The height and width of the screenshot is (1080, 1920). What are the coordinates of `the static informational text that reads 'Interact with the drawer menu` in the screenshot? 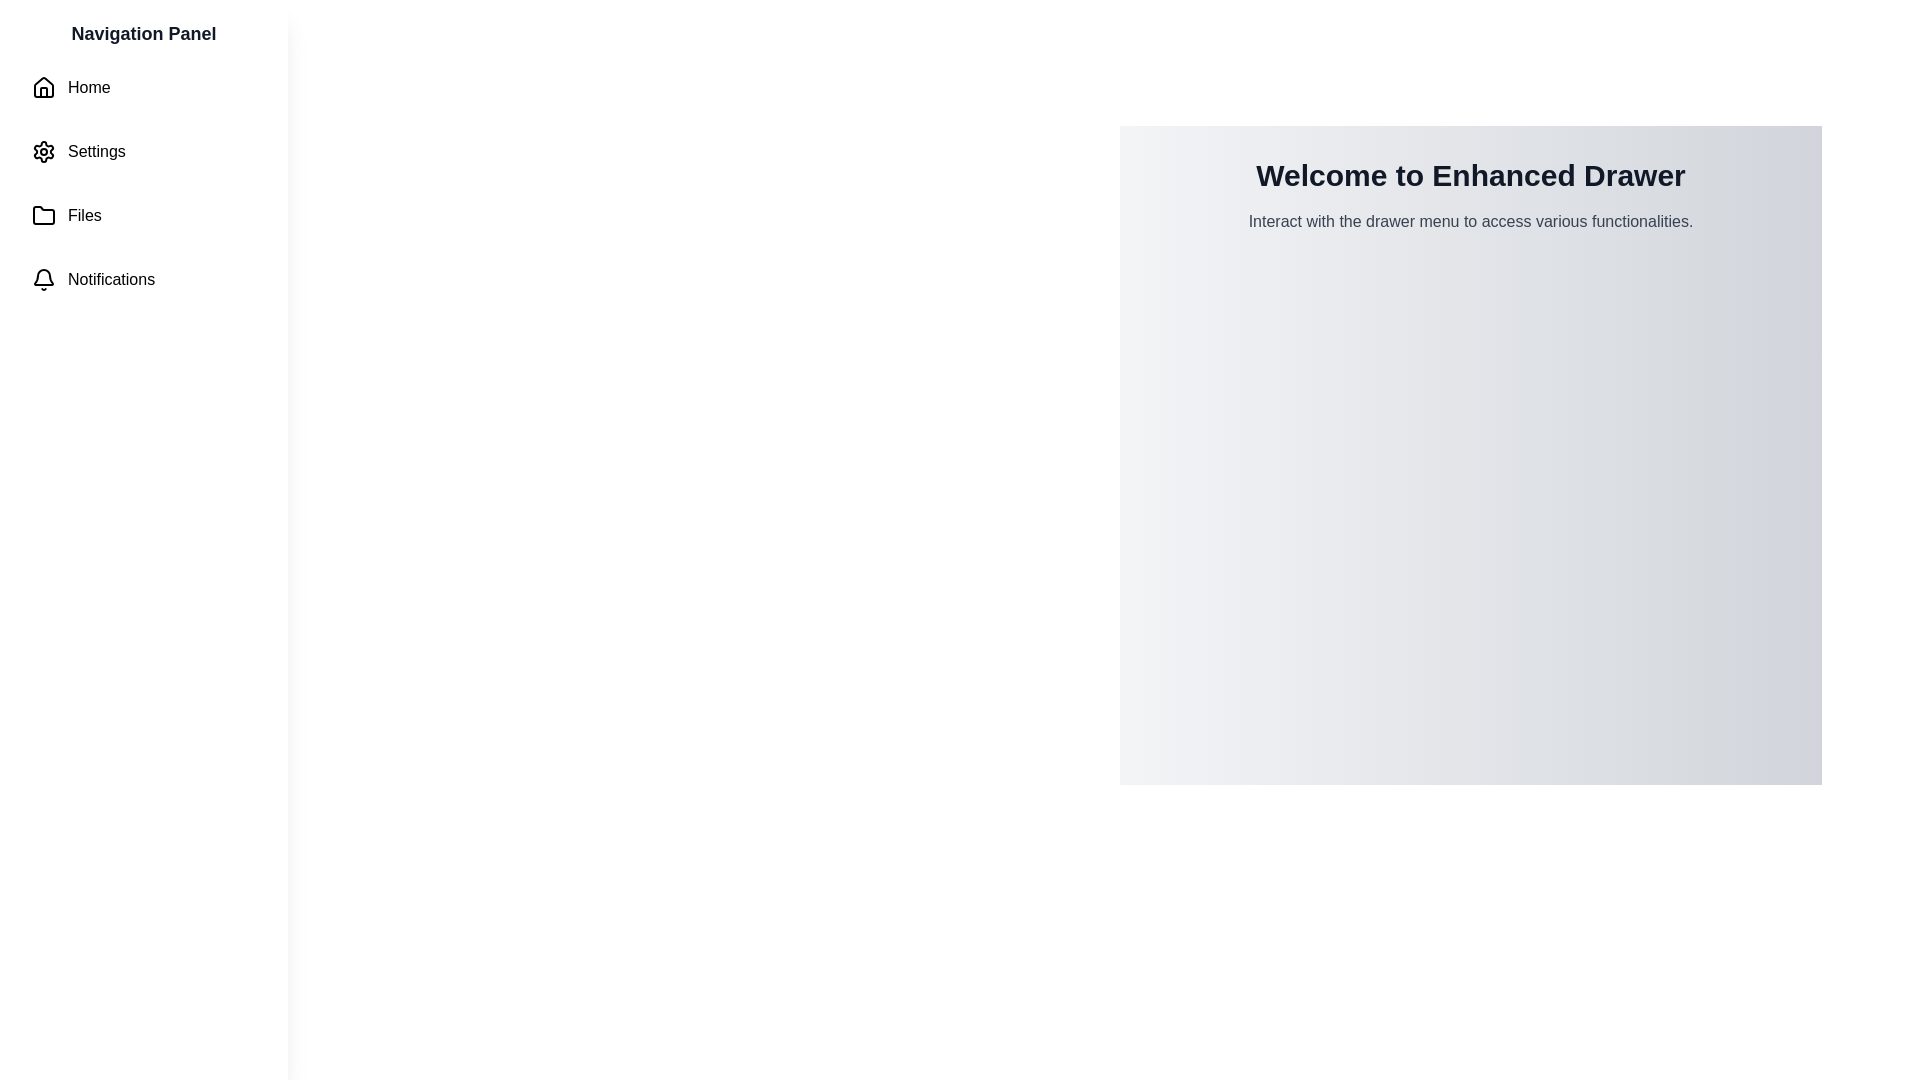 It's located at (1470, 222).